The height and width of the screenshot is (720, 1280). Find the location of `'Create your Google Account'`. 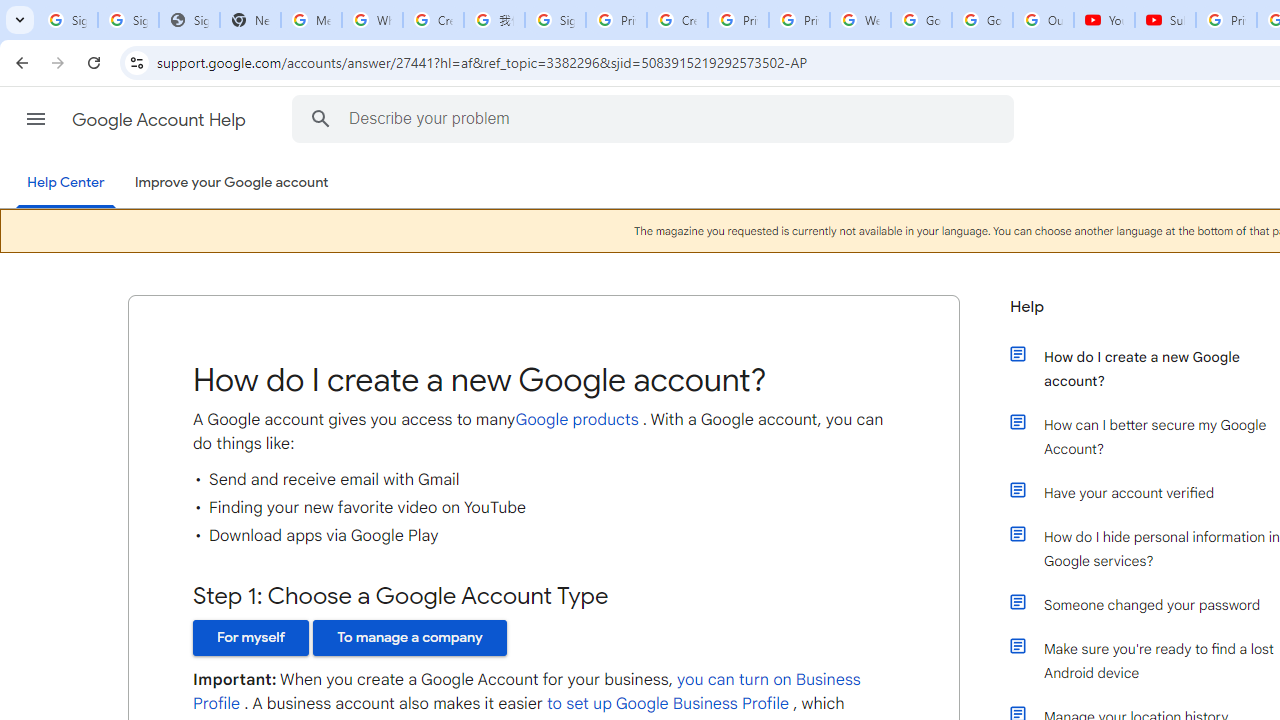

'Create your Google Account' is located at coordinates (432, 20).